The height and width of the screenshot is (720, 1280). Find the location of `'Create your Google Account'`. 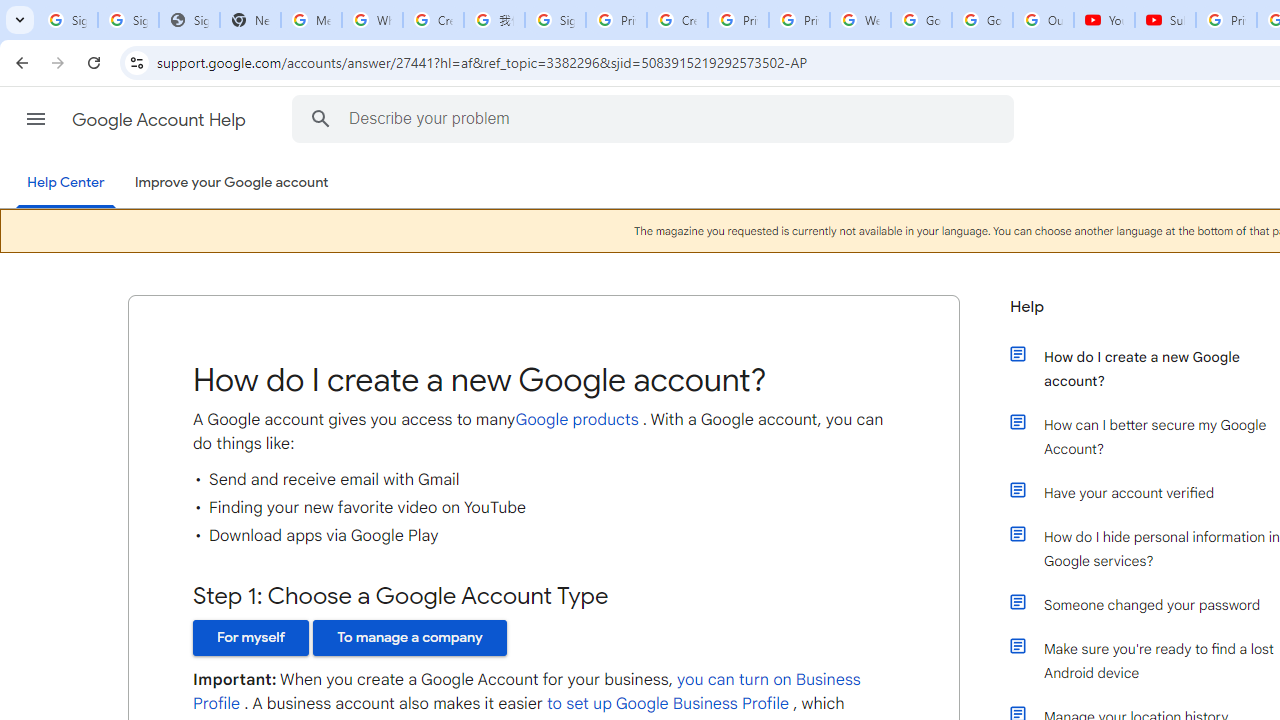

'Create your Google Account' is located at coordinates (432, 20).